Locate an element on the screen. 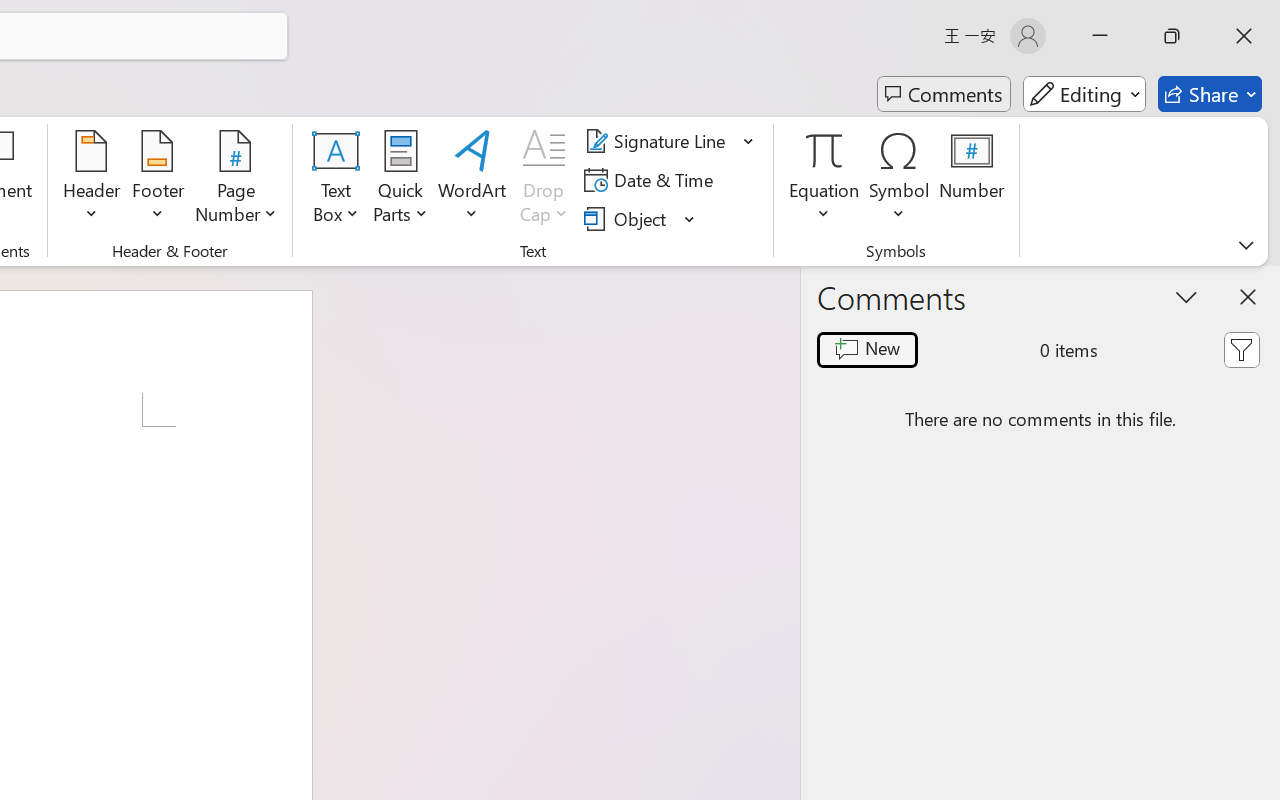 The height and width of the screenshot is (800, 1280). 'Equation' is located at coordinates (824, 150).